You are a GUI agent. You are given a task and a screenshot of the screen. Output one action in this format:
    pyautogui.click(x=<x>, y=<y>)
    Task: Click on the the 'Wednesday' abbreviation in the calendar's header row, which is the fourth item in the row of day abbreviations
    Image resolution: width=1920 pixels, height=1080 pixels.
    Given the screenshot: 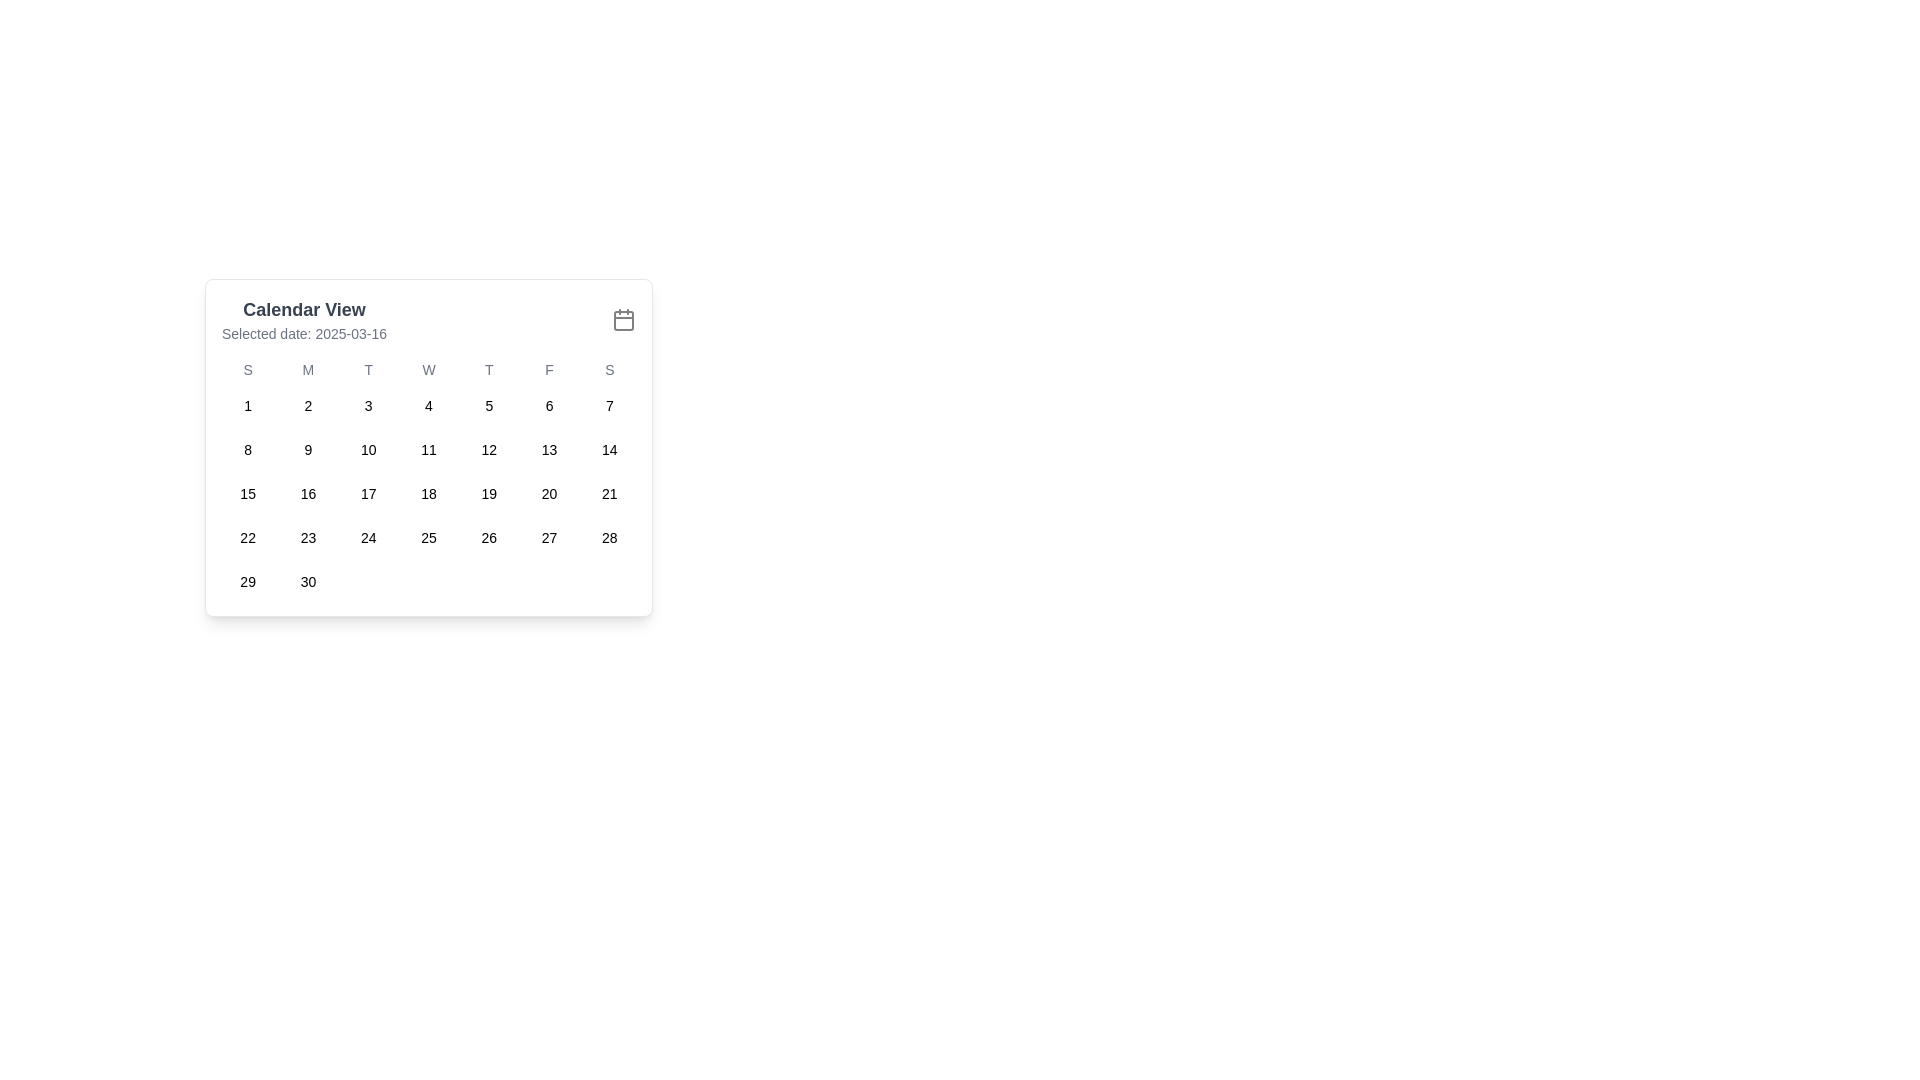 What is the action you would take?
    pyautogui.click(x=427, y=370)
    